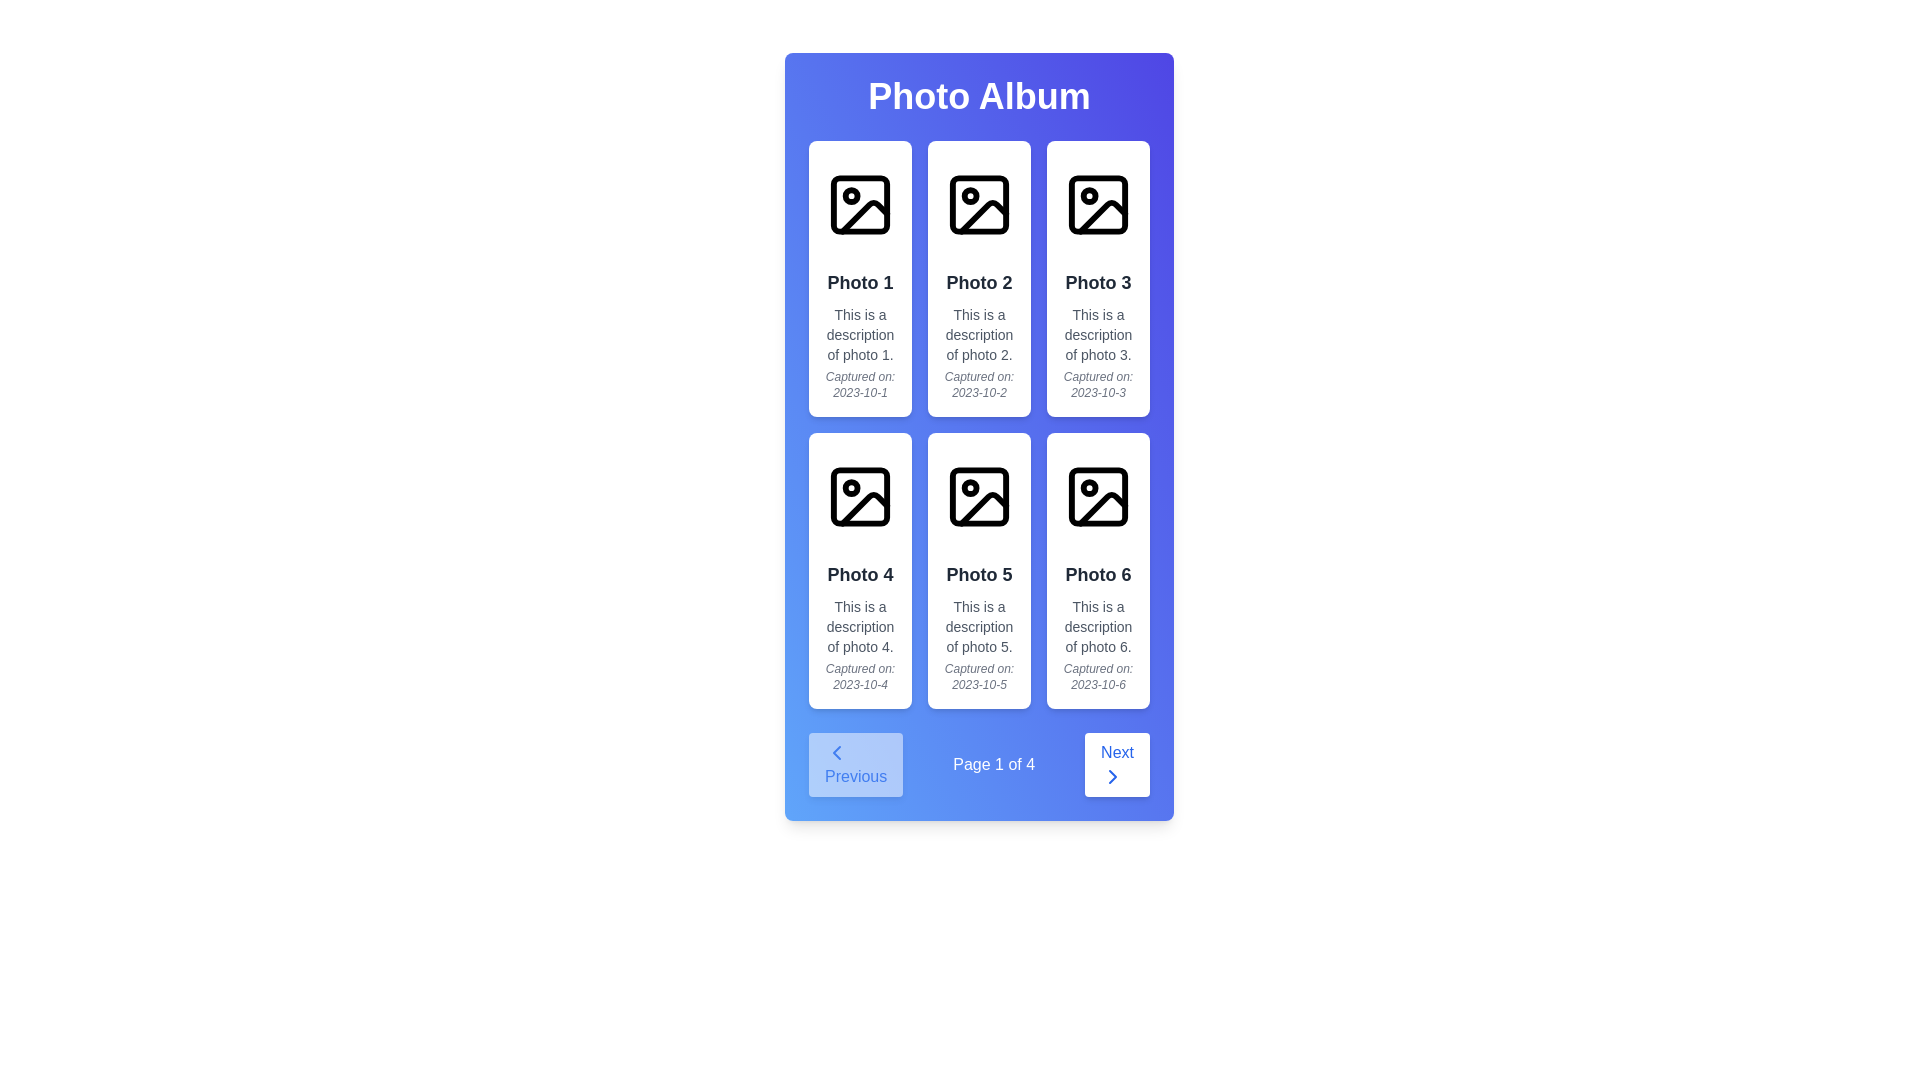  What do you see at coordinates (860, 676) in the screenshot?
I see `the text label displaying 'Captured on: 2023-10-4', which is positioned at the bottom-left corner of the card titled 'Photo 4'` at bounding box center [860, 676].